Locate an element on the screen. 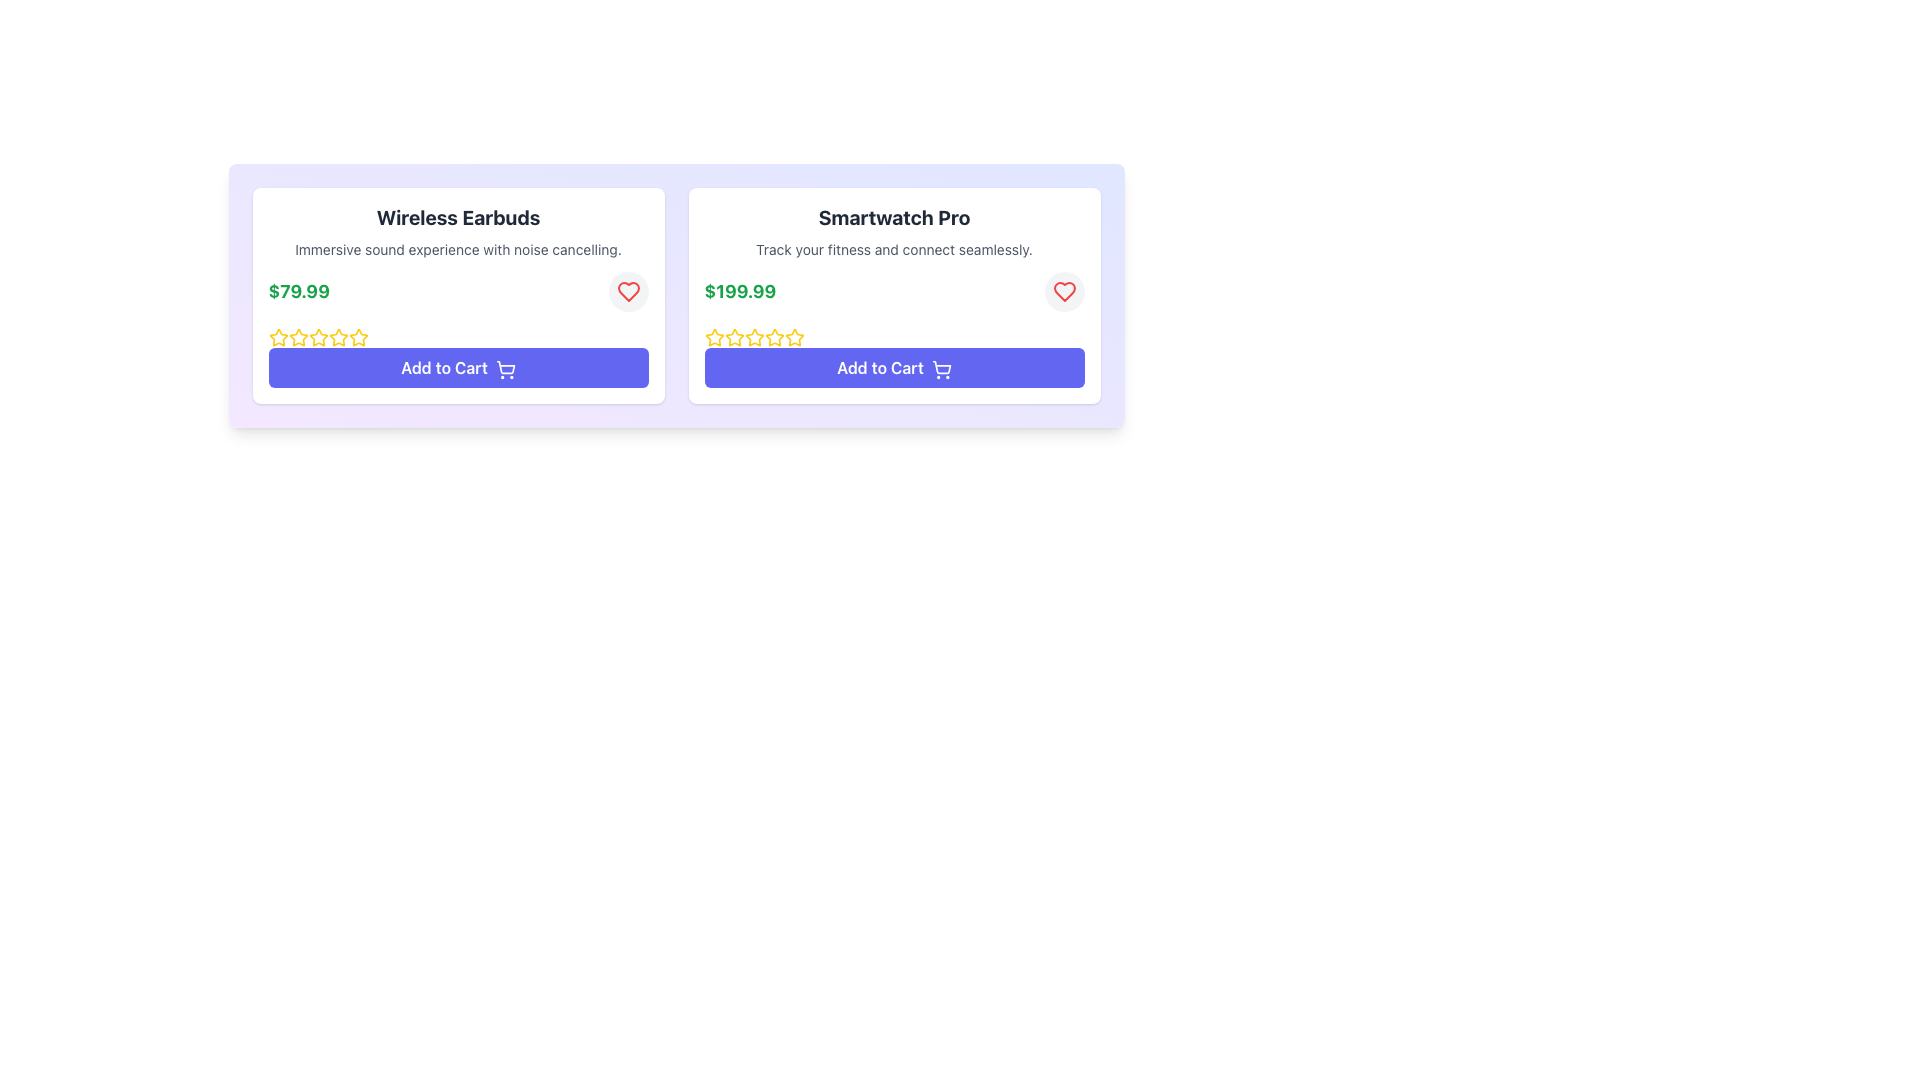  the first star icon in the 5-star rating system for the Wireless Earbuds, located below the product description and price is located at coordinates (277, 336).